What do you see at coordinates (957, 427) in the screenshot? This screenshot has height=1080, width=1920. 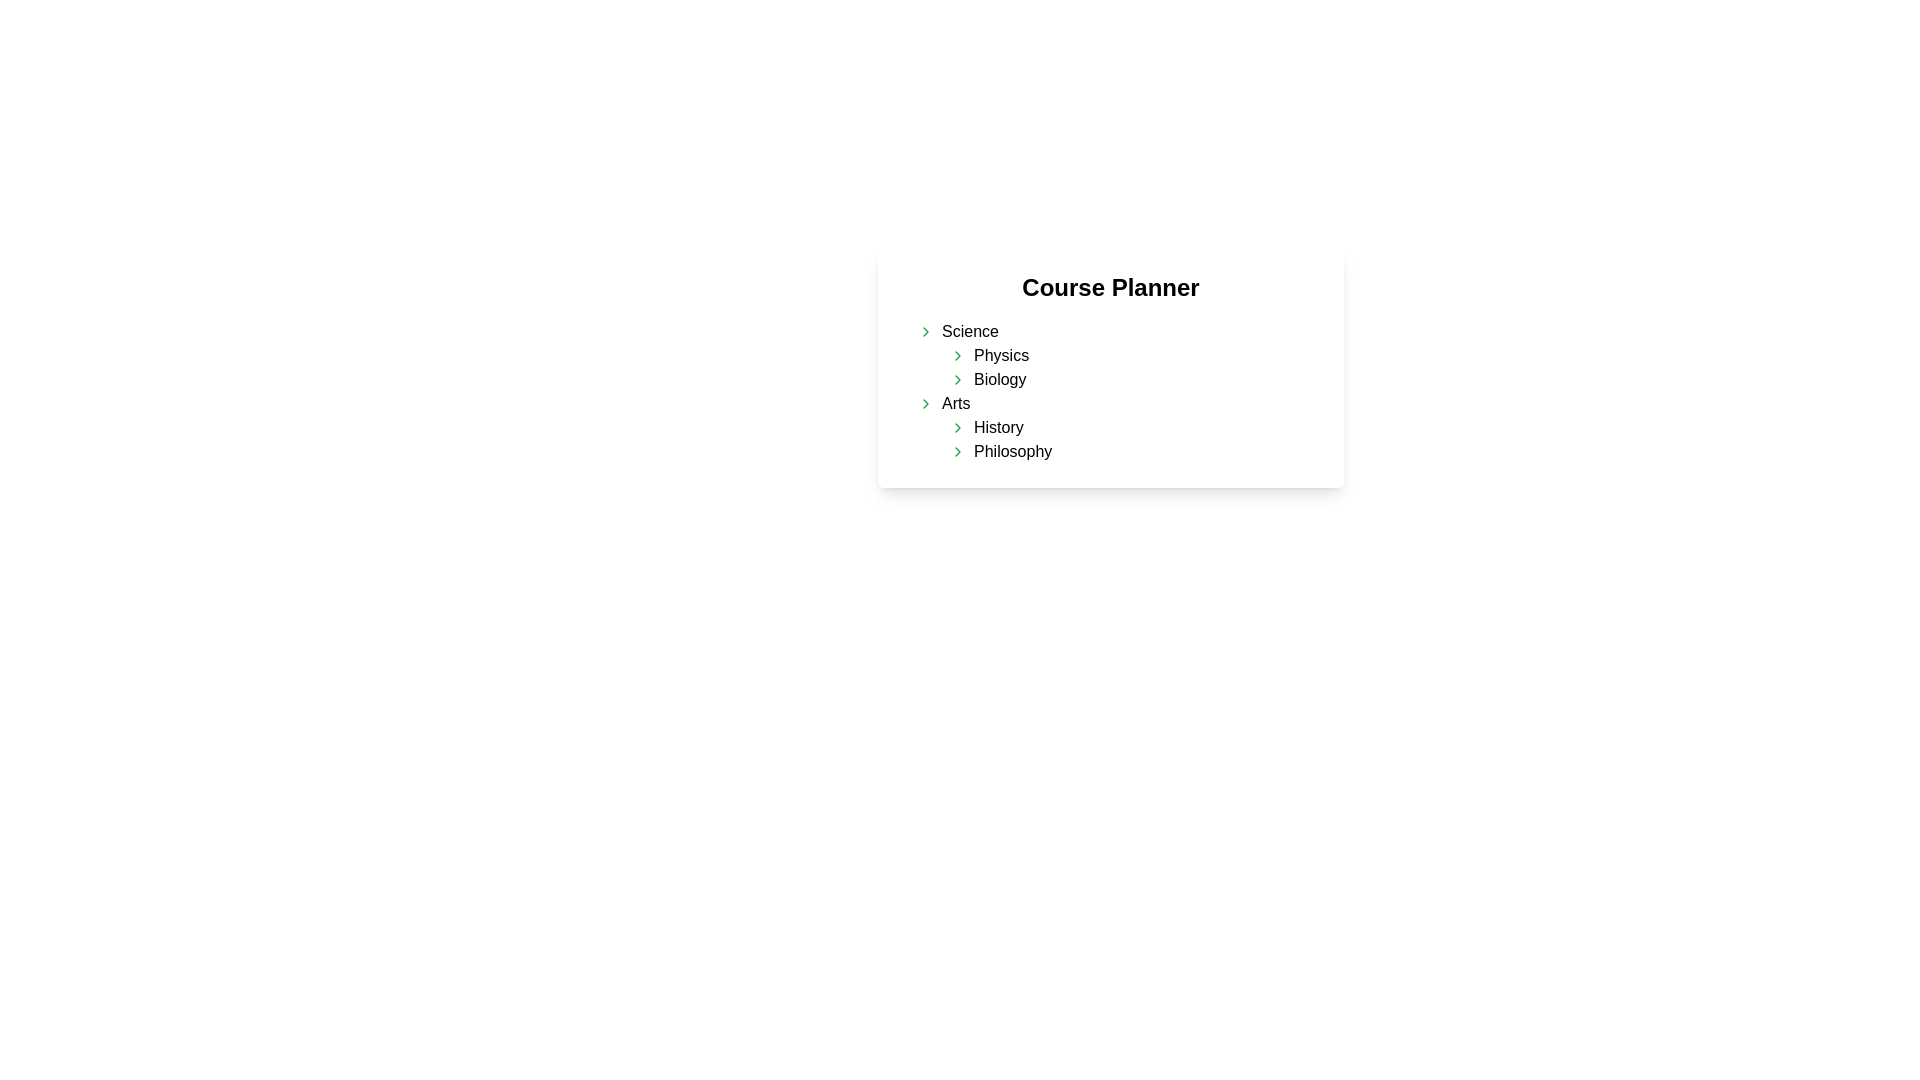 I see `the green right-pointing chevron icon located to the left of the 'History' label` at bounding box center [957, 427].